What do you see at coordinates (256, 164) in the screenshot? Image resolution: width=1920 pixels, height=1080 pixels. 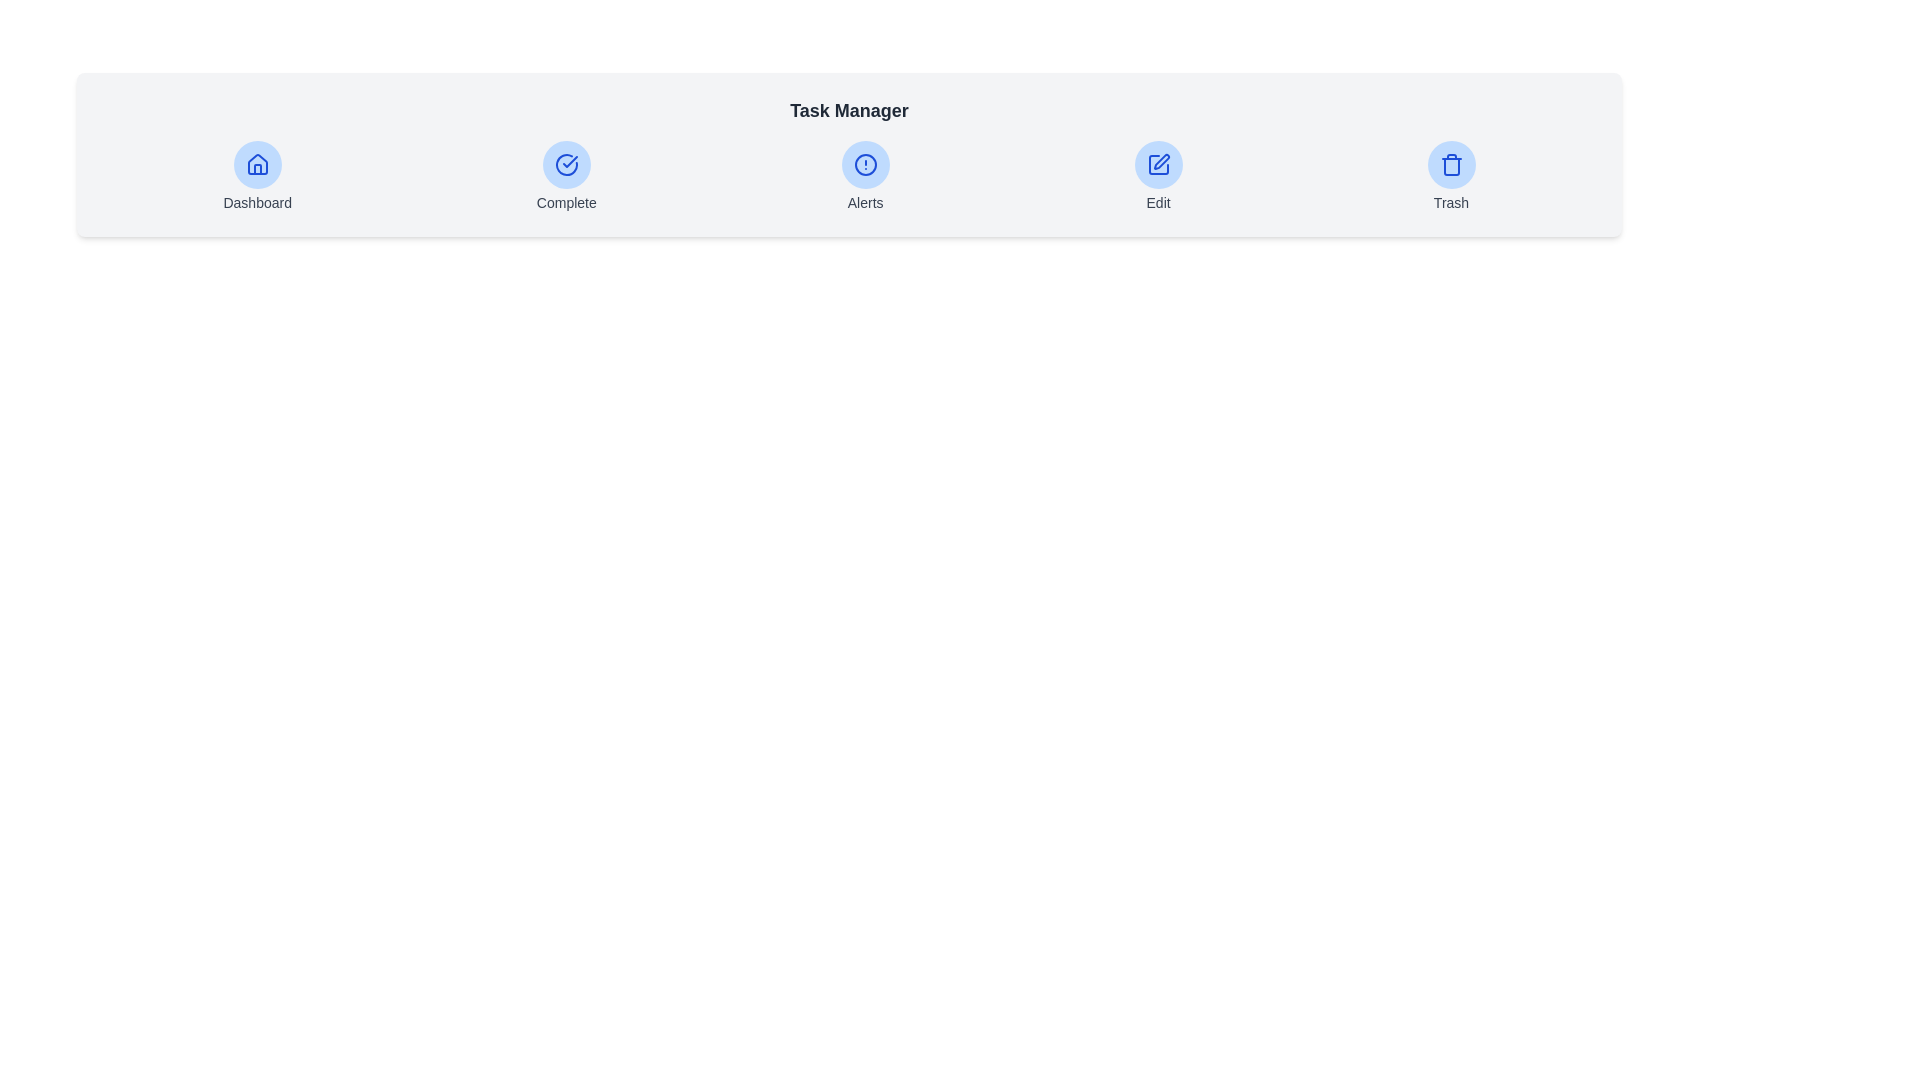 I see `the Dashboard icon button located in the top-left corner of the navigation toolbar` at bounding box center [256, 164].